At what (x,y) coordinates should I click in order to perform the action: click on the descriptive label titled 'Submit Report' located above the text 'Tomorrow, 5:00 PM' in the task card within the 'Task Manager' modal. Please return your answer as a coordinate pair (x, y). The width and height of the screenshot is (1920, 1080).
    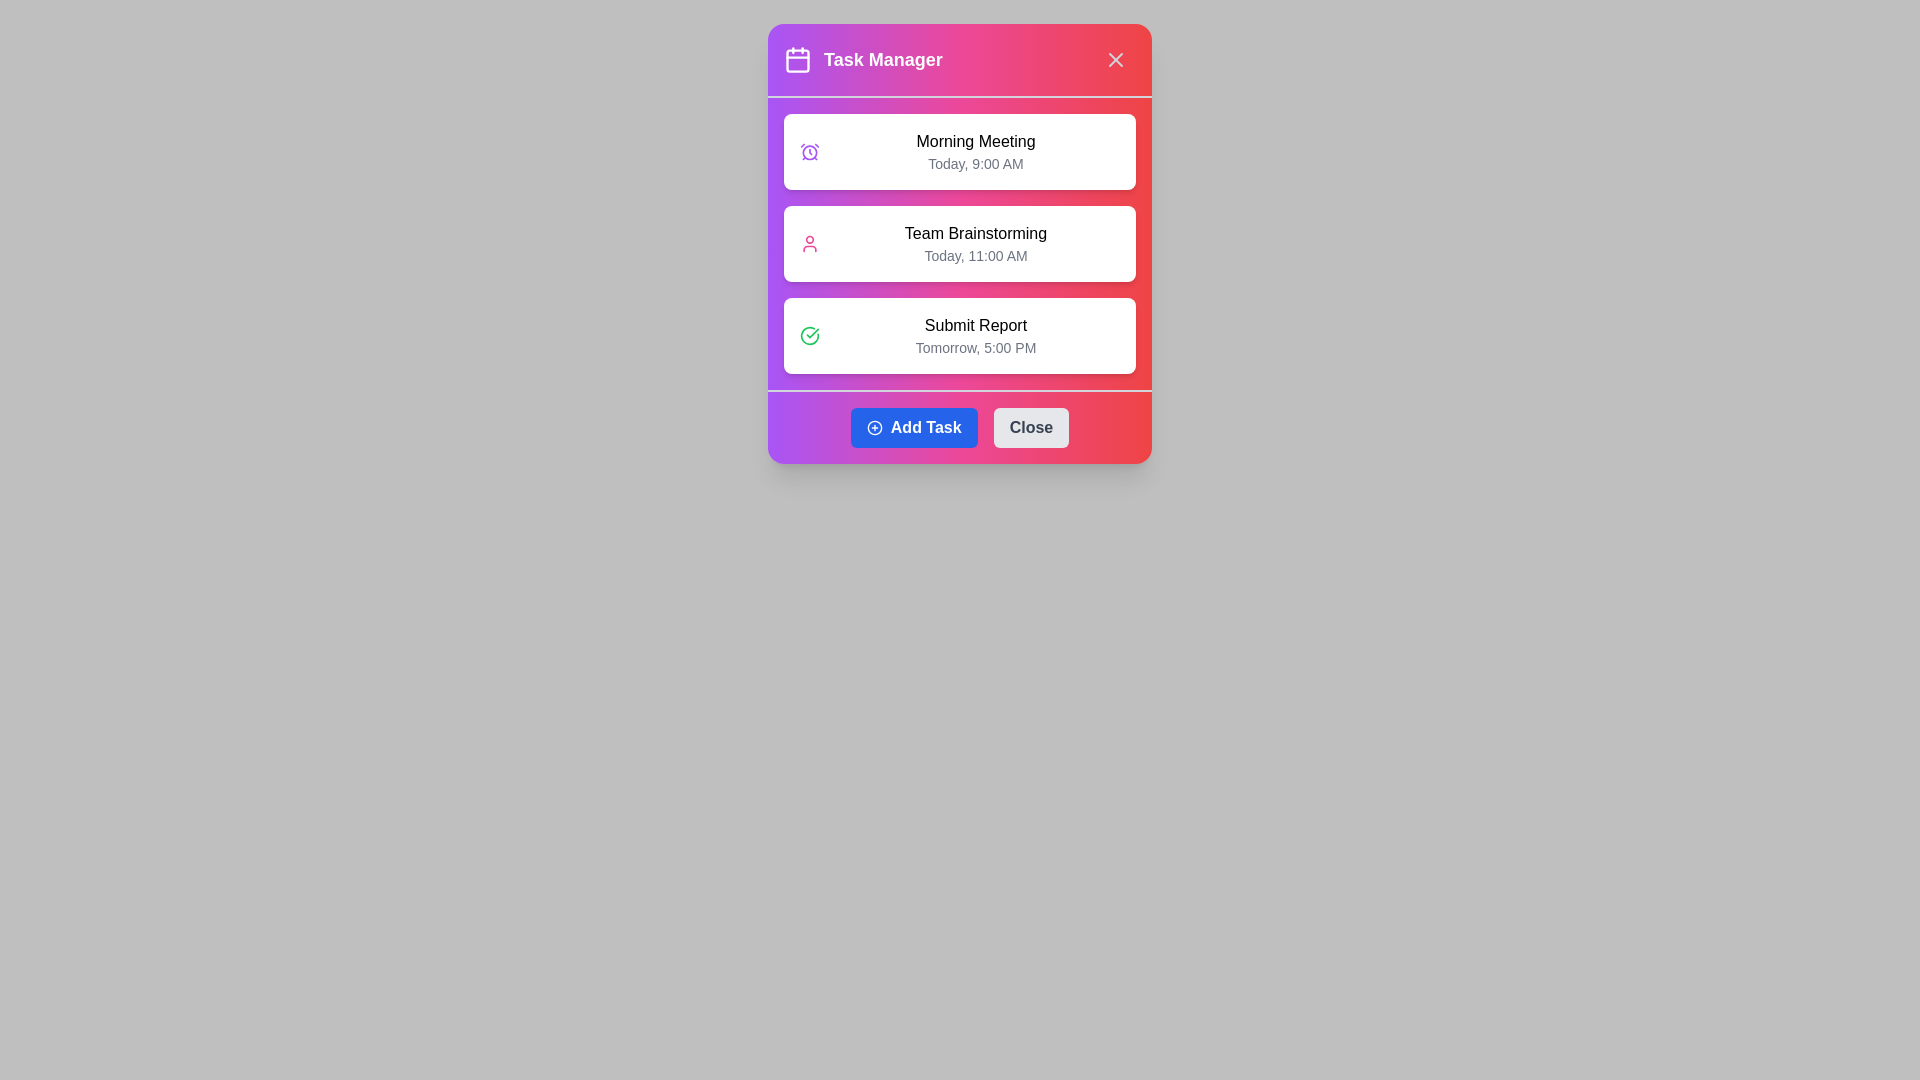
    Looking at the image, I should click on (975, 325).